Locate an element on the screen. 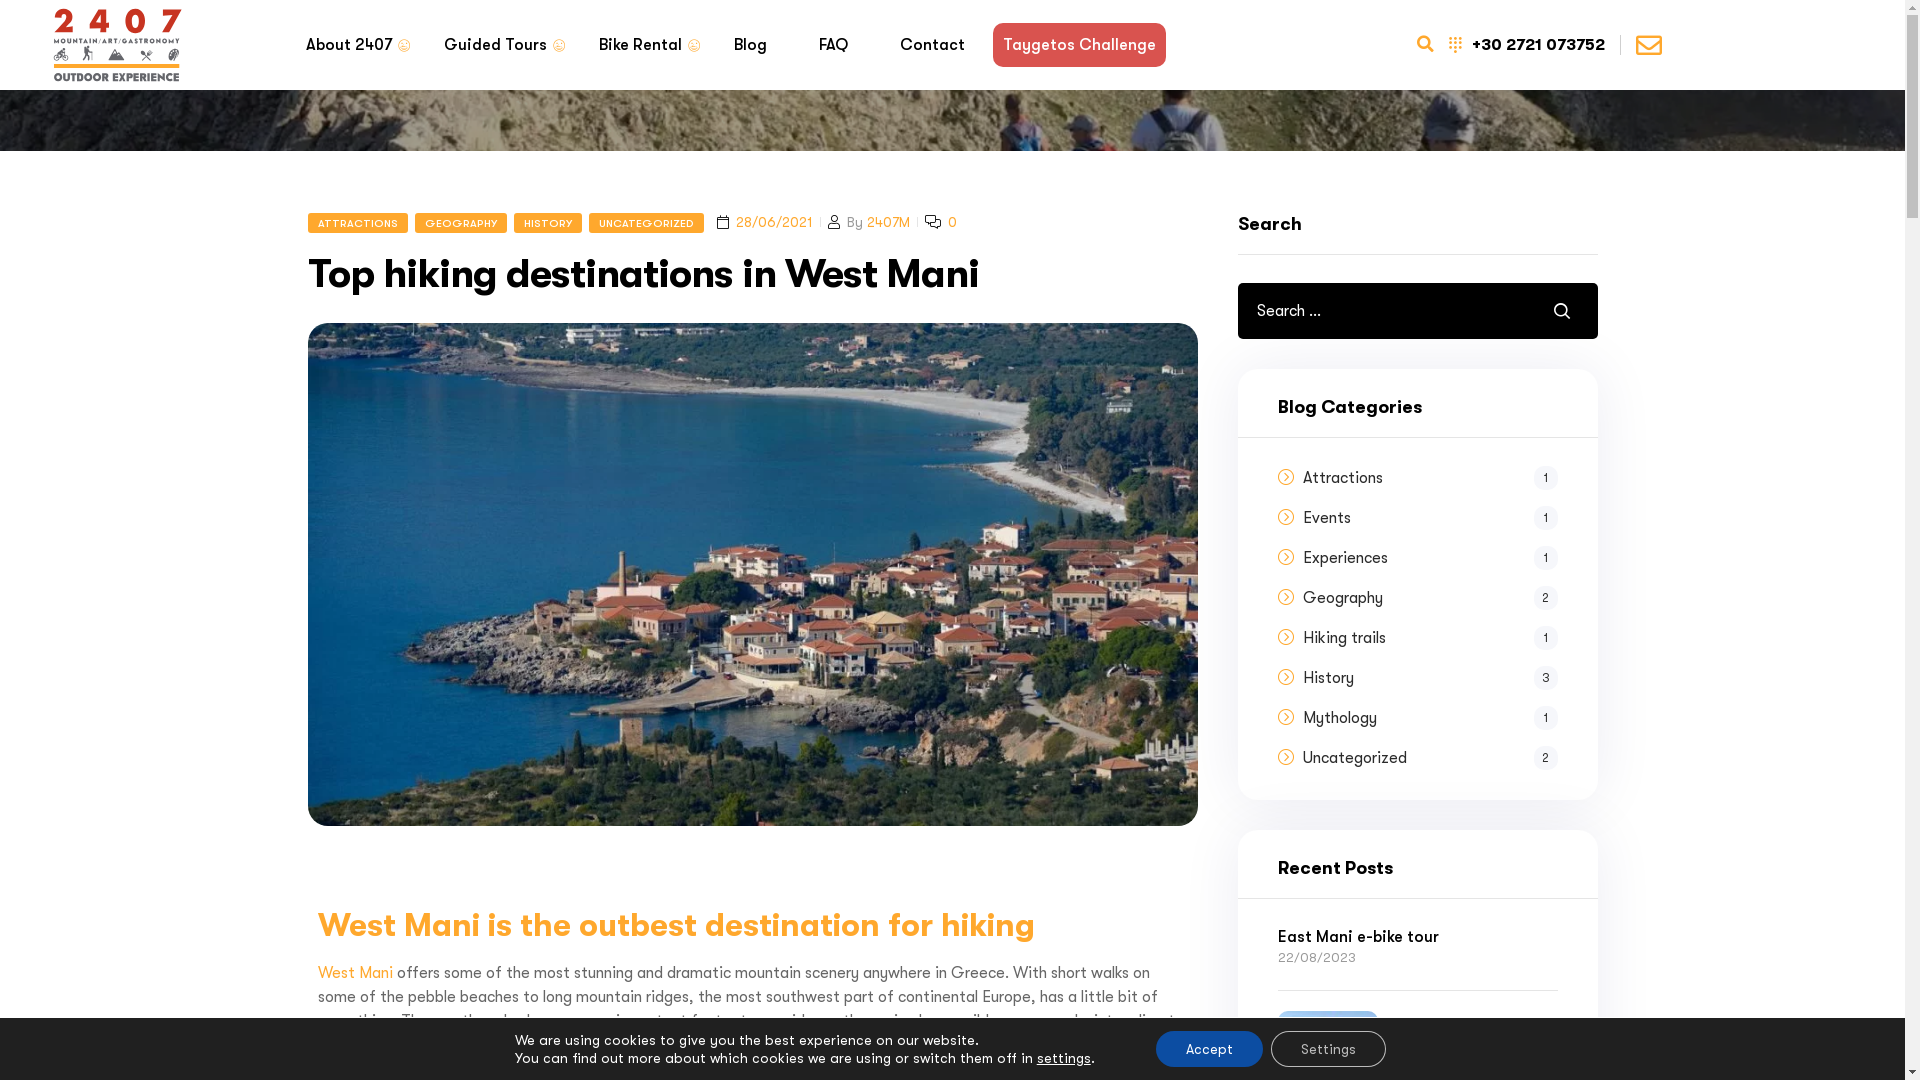 Image resolution: width=1920 pixels, height=1080 pixels. 'East Mani e-bike tour' is located at coordinates (1416, 937).